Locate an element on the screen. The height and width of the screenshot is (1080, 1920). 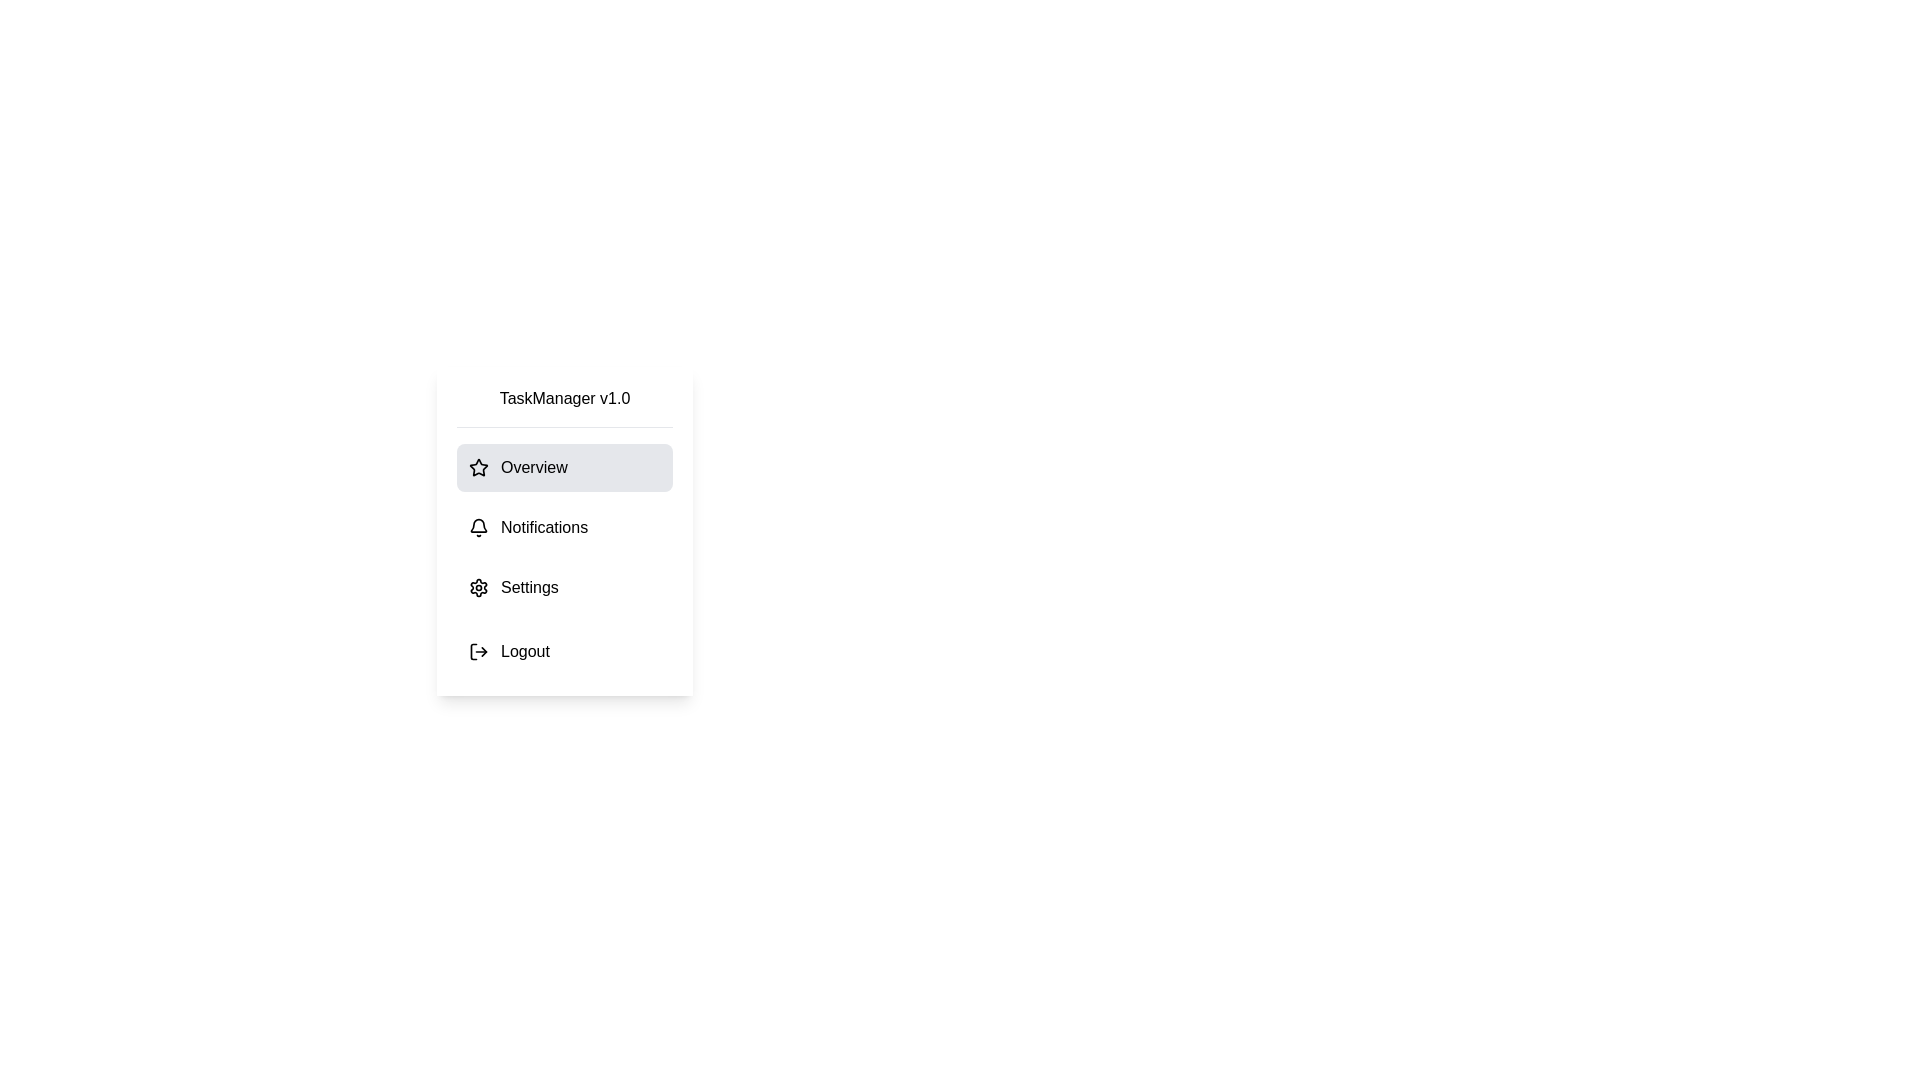
the vertical navigation menu items in the TaskManager v1.0 section is located at coordinates (564, 530).